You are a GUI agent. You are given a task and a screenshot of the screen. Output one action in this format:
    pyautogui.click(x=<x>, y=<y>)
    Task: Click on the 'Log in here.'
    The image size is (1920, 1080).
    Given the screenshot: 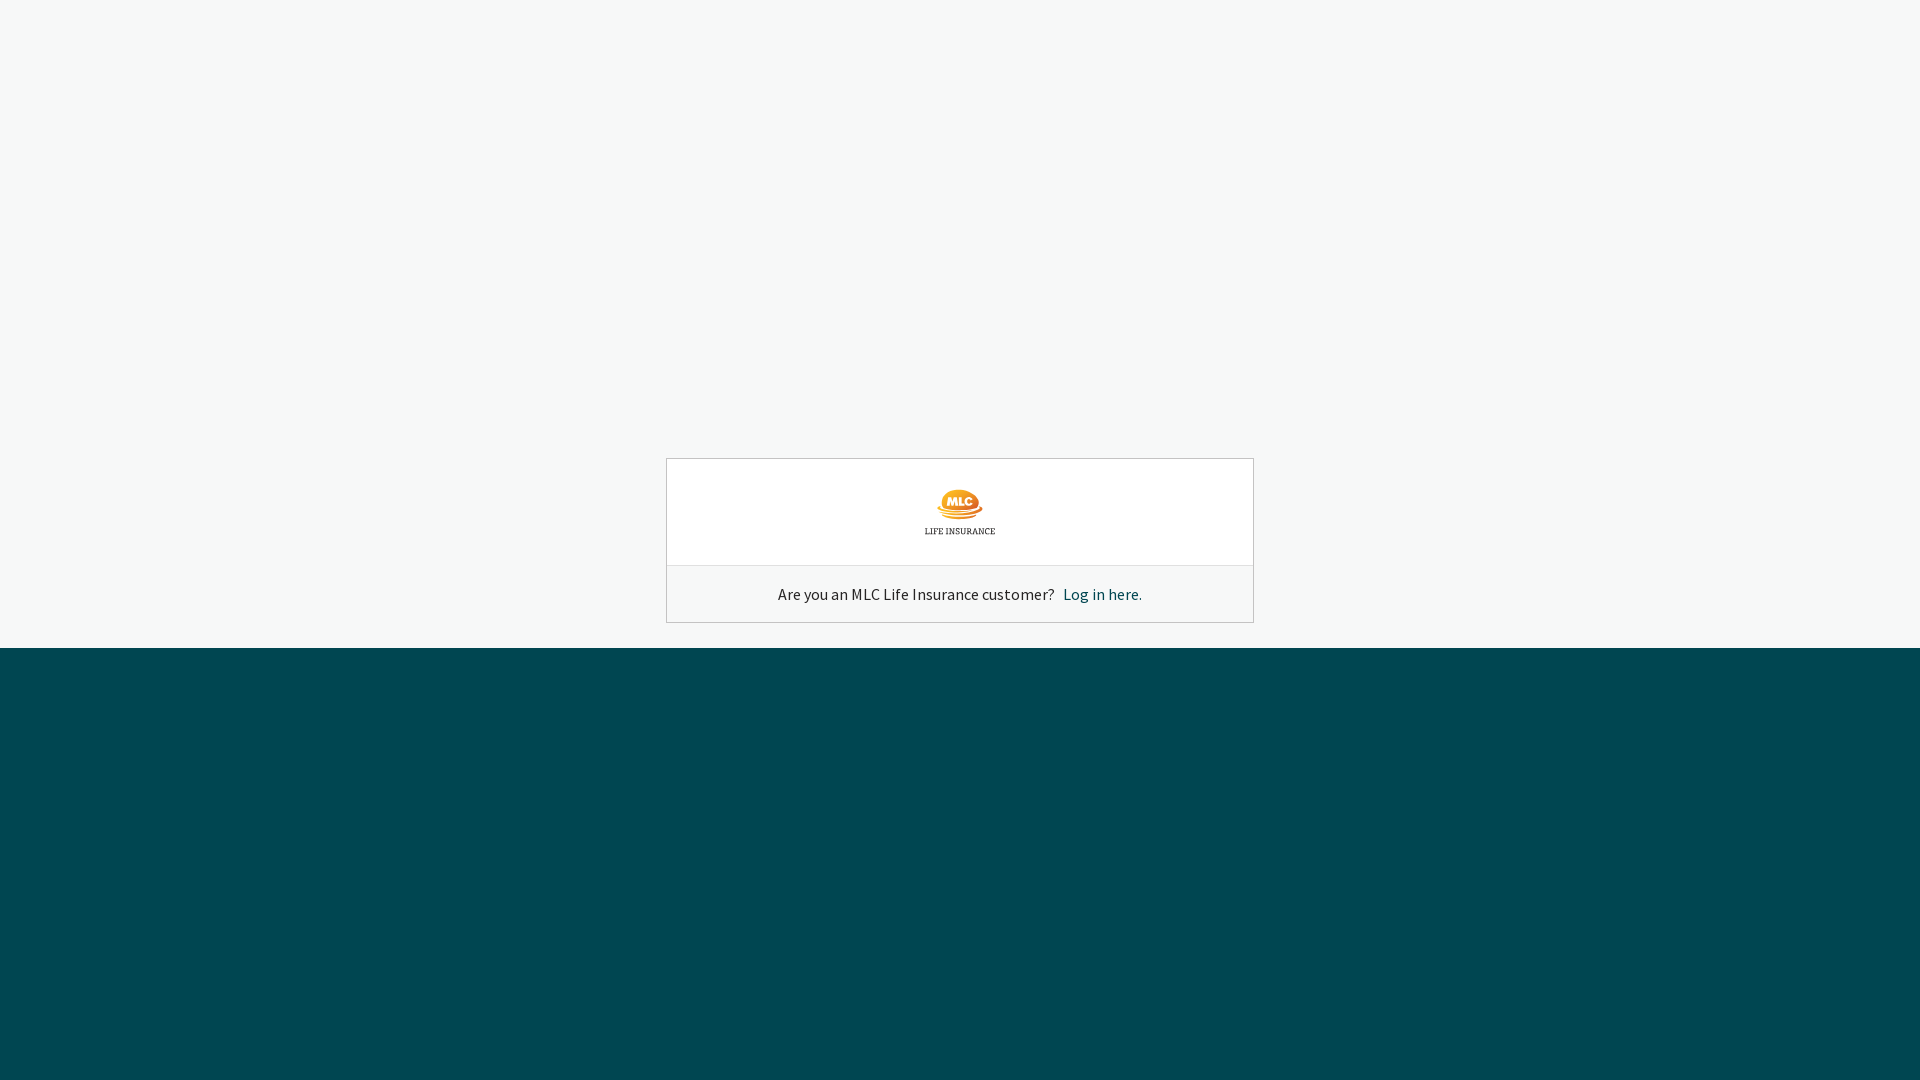 What is the action you would take?
    pyautogui.click(x=1101, y=593)
    